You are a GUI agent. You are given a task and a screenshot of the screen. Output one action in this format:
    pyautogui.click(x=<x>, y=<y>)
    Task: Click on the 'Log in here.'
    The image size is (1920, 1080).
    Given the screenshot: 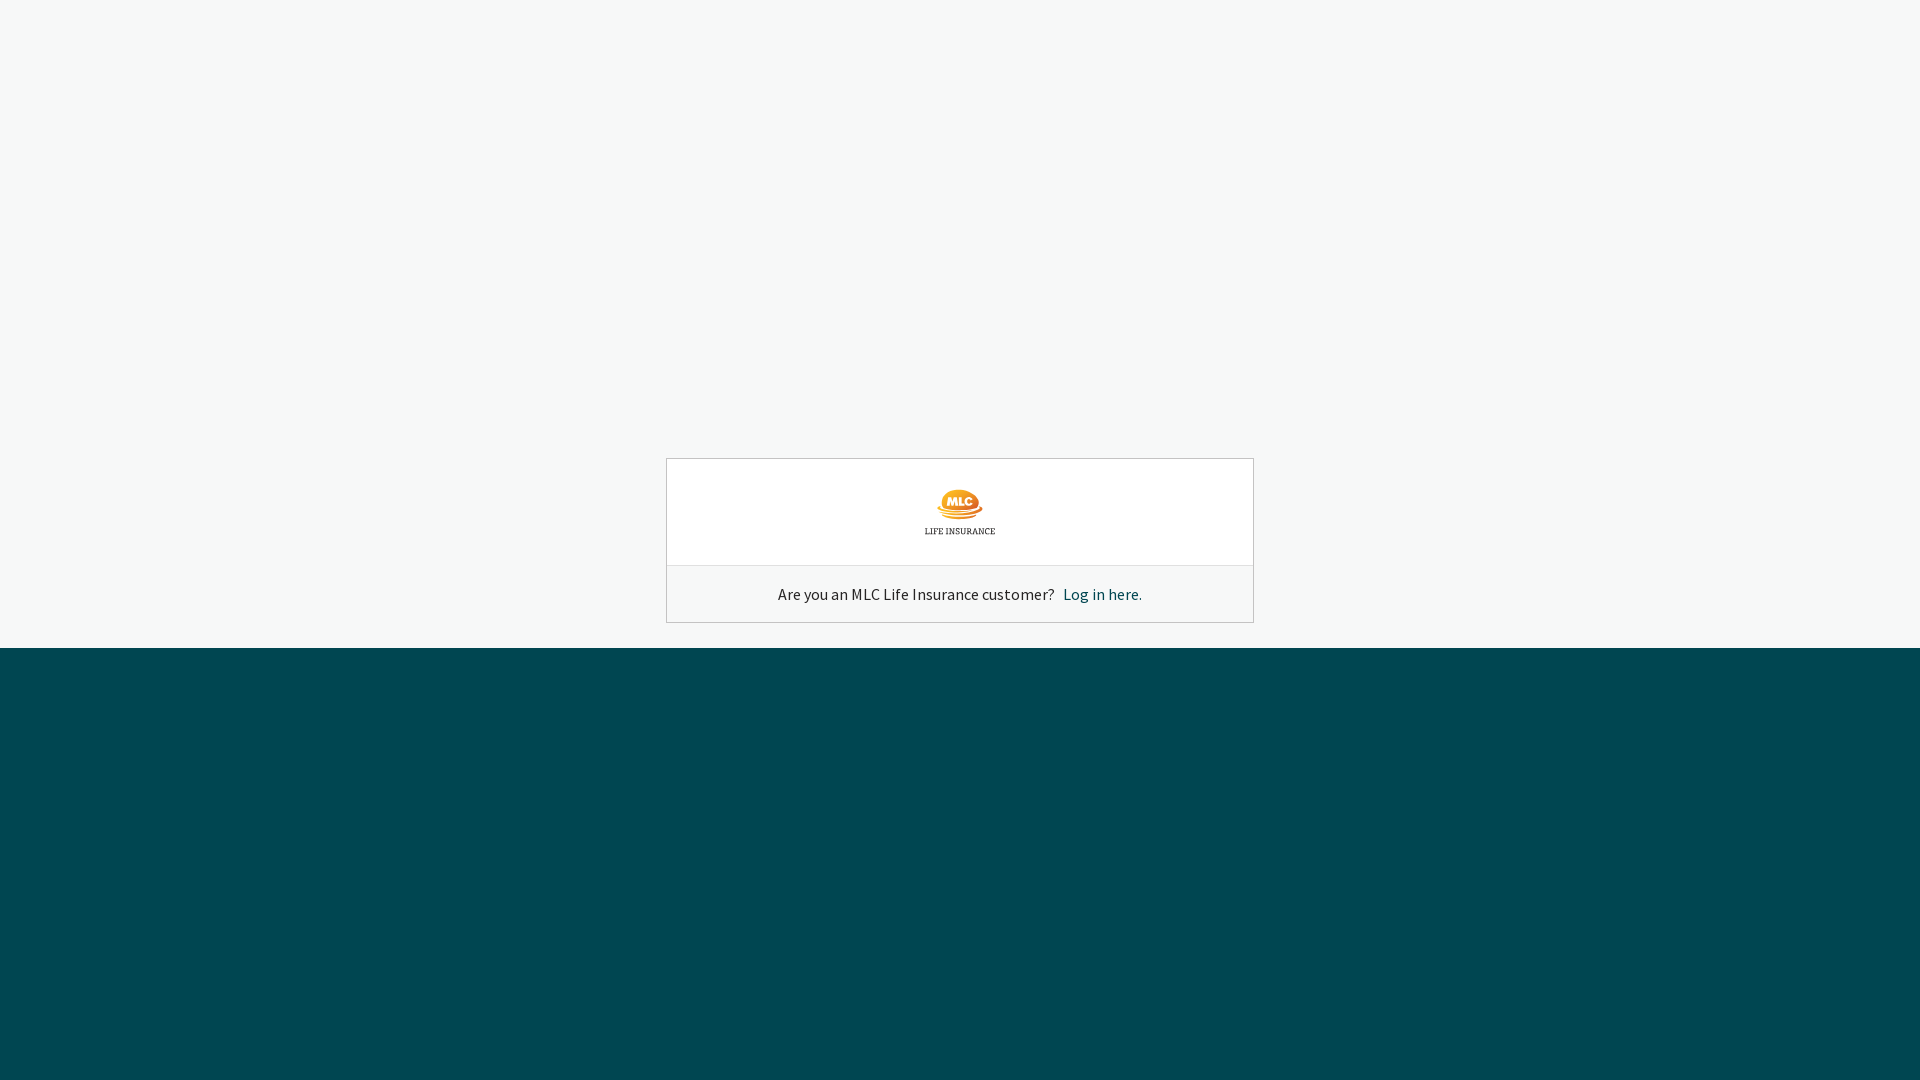 What is the action you would take?
    pyautogui.click(x=1101, y=593)
    